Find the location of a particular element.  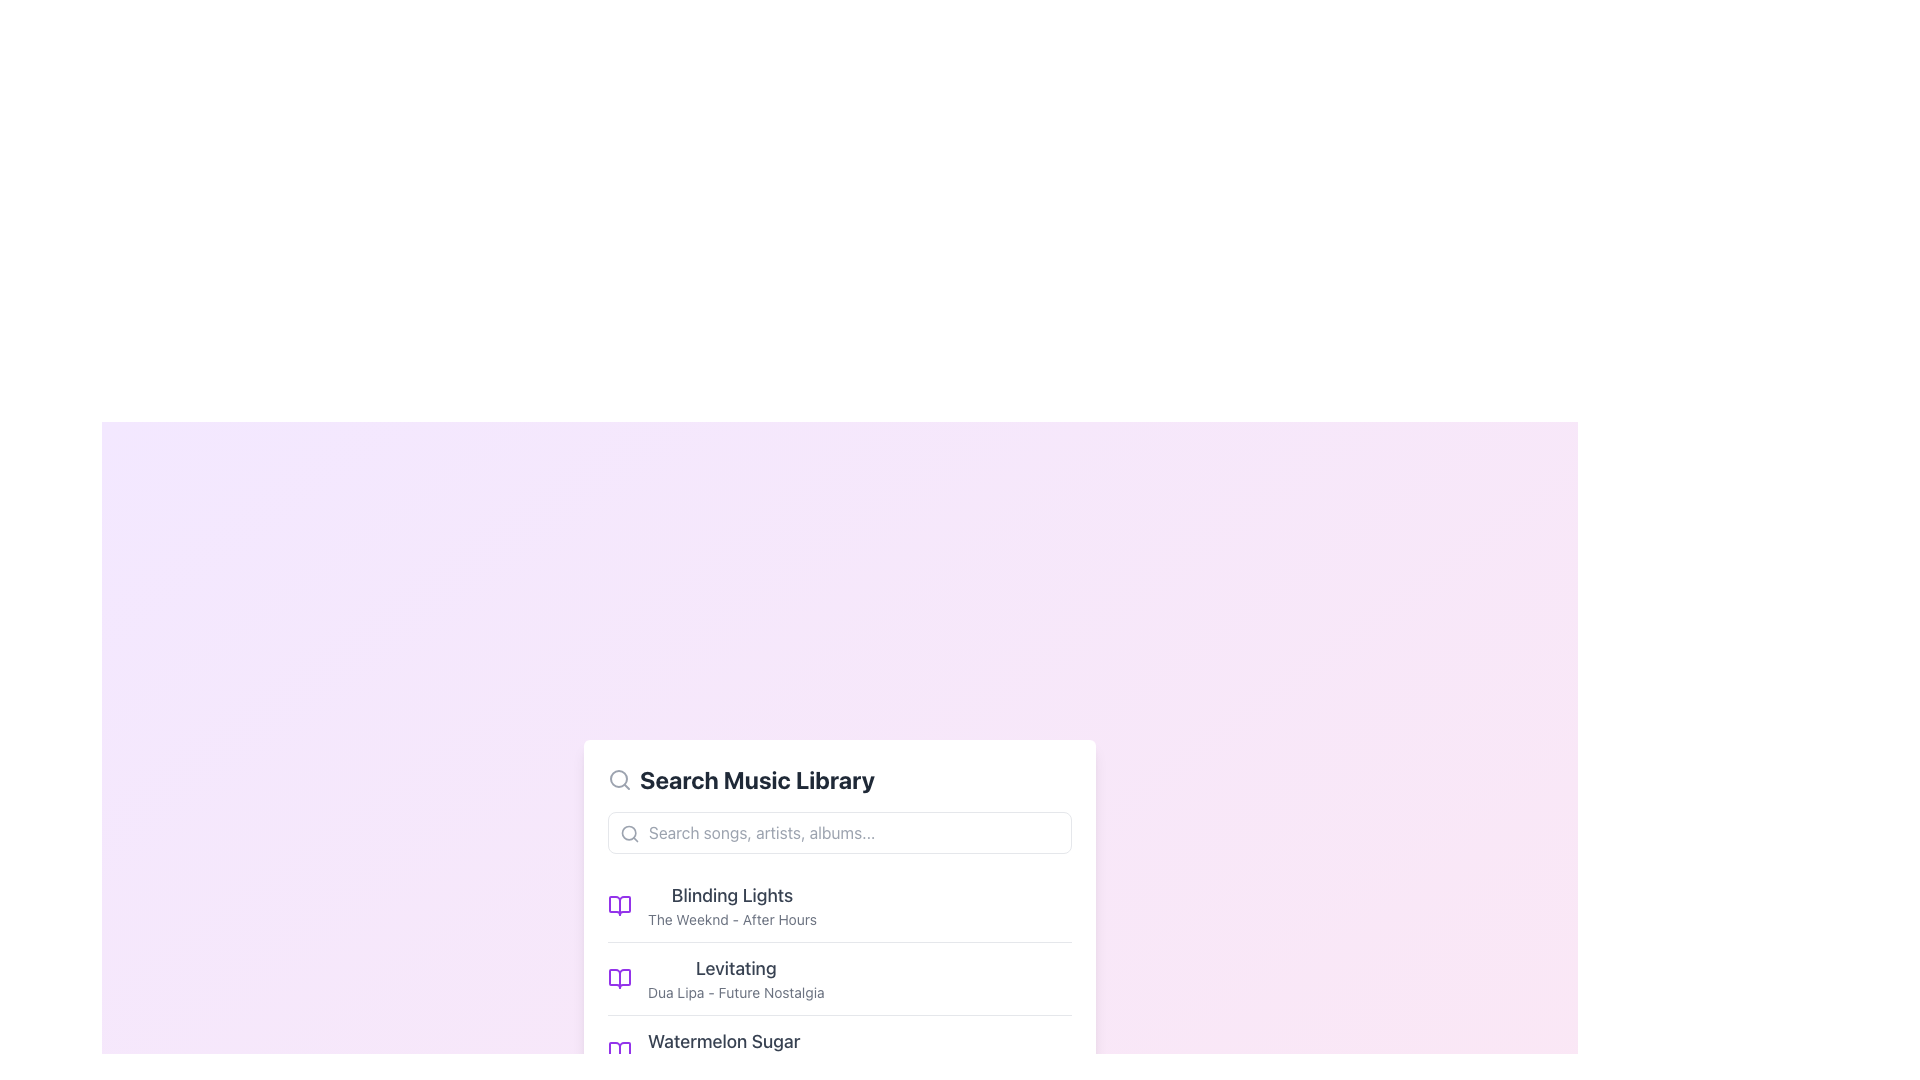

the text input field for searching songs, artists, albums to observe the visual change is located at coordinates (840, 832).